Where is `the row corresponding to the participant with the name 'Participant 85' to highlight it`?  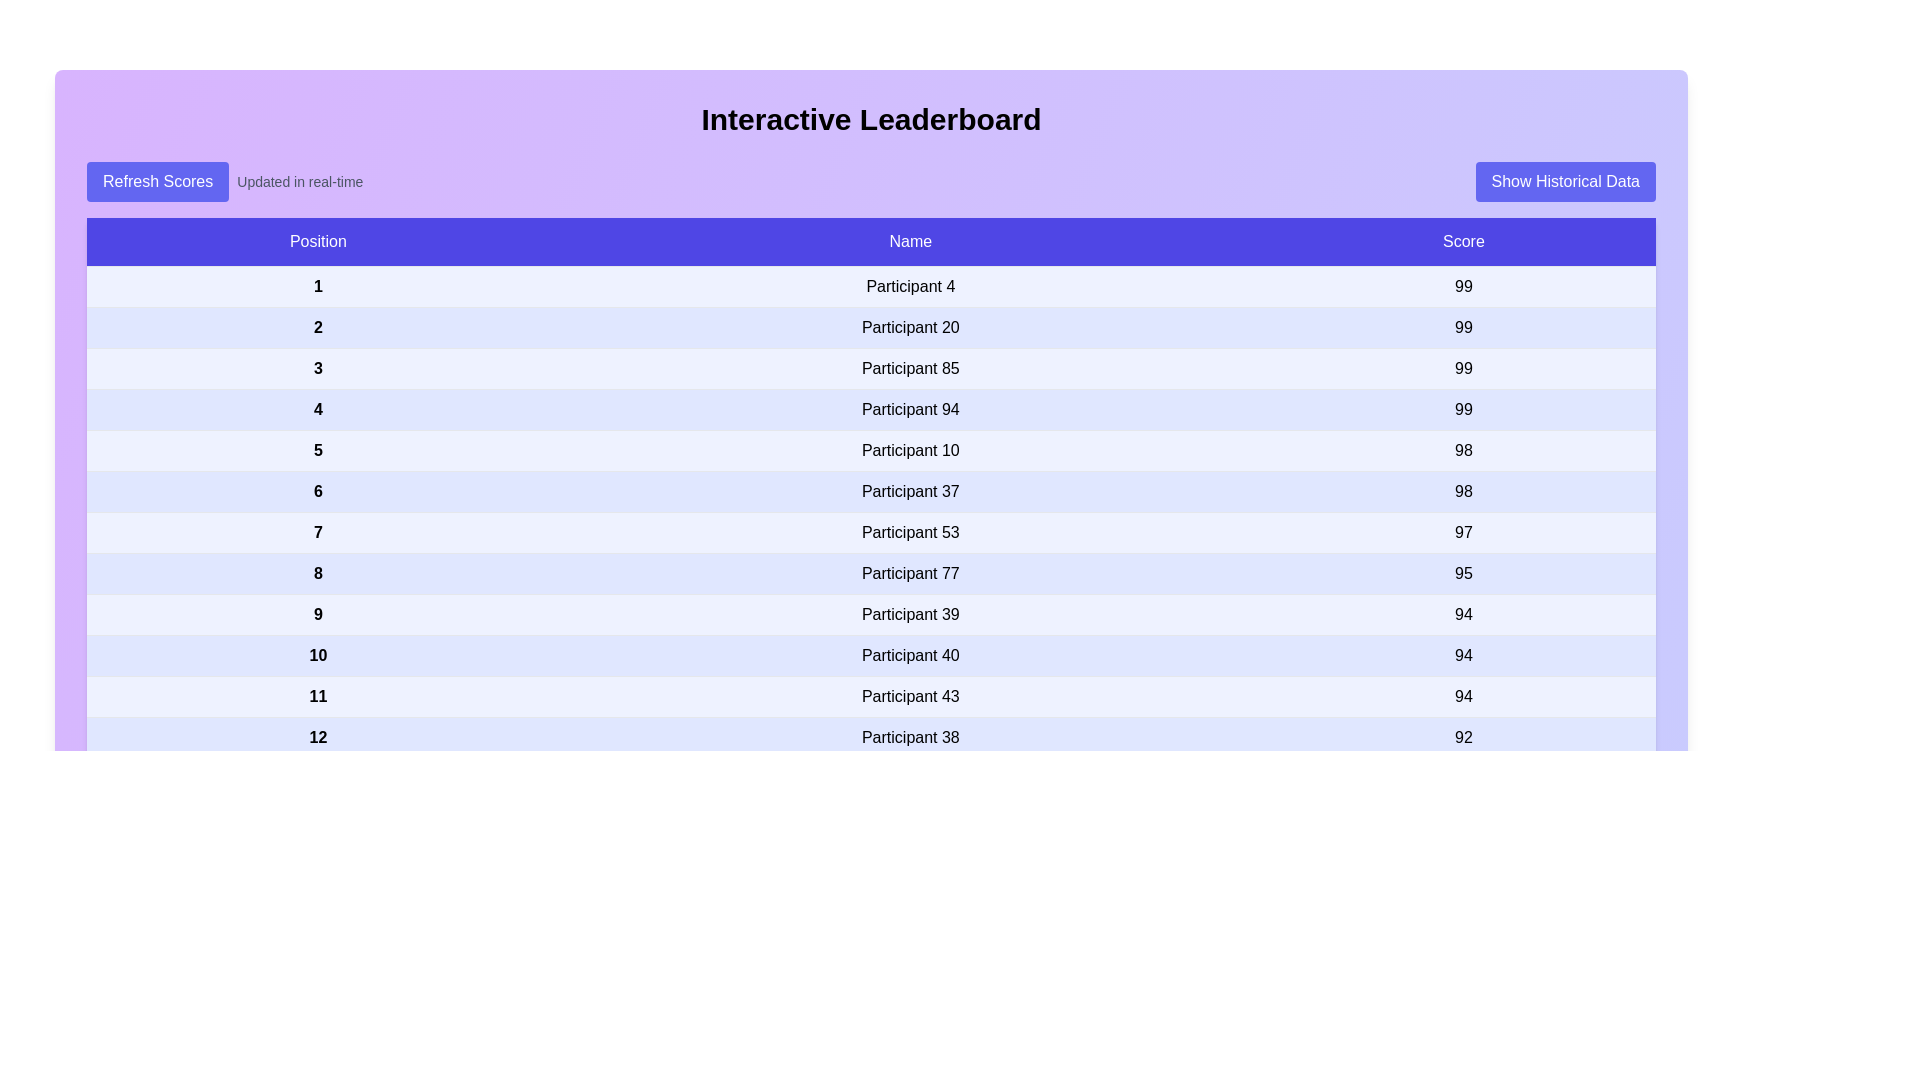
the row corresponding to the participant with the name 'Participant 85' to highlight it is located at coordinates (871, 369).